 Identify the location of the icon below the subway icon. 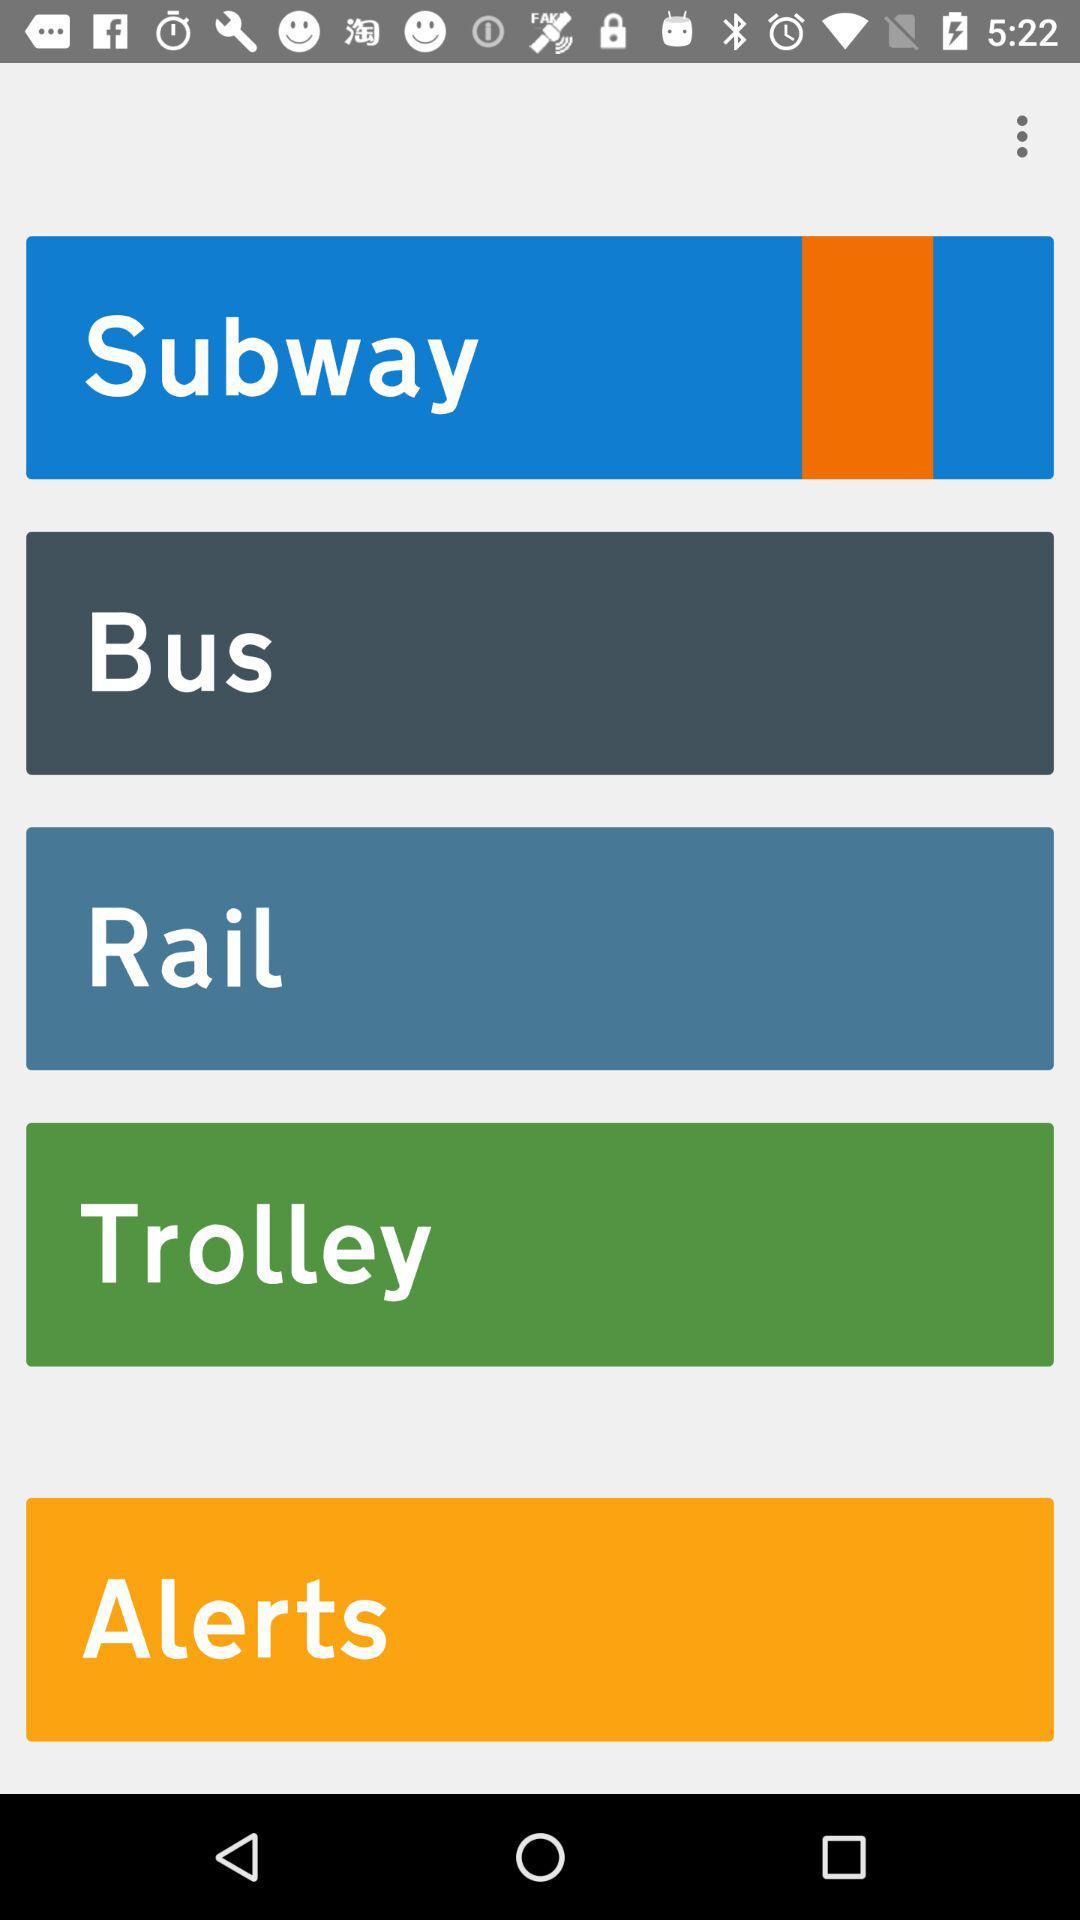
(540, 653).